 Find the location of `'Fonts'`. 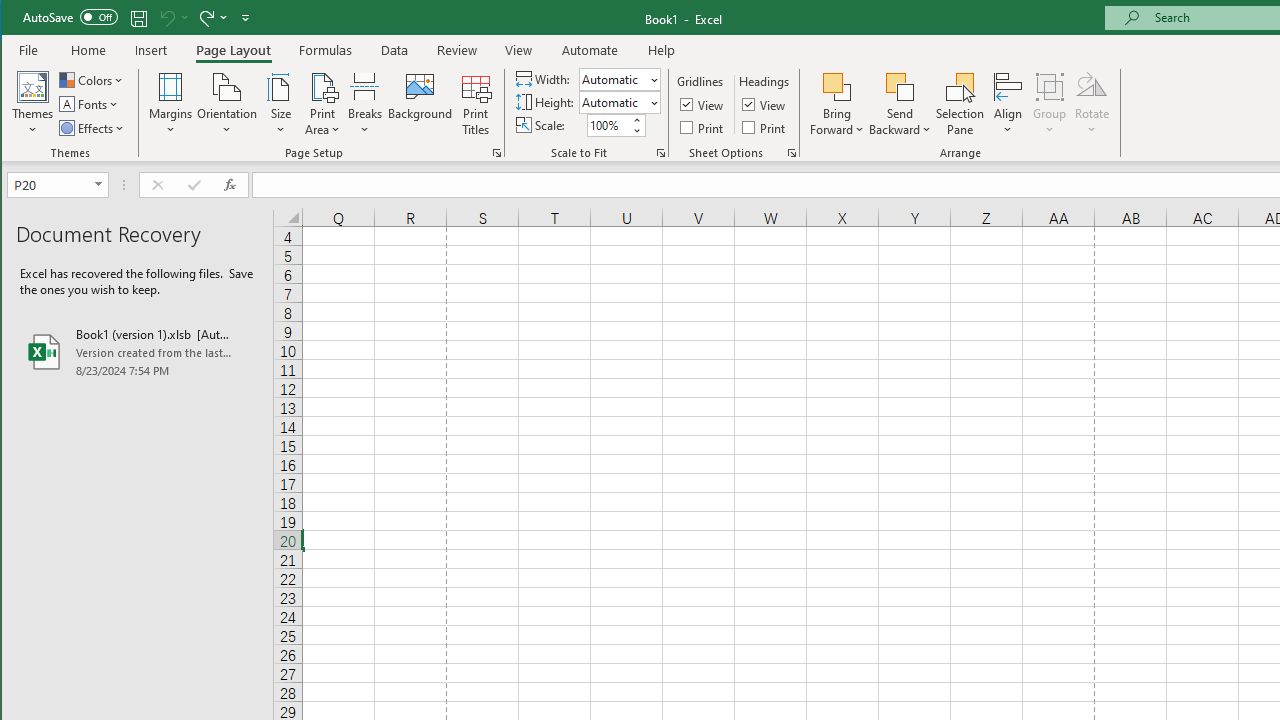

'Fonts' is located at coordinates (89, 104).